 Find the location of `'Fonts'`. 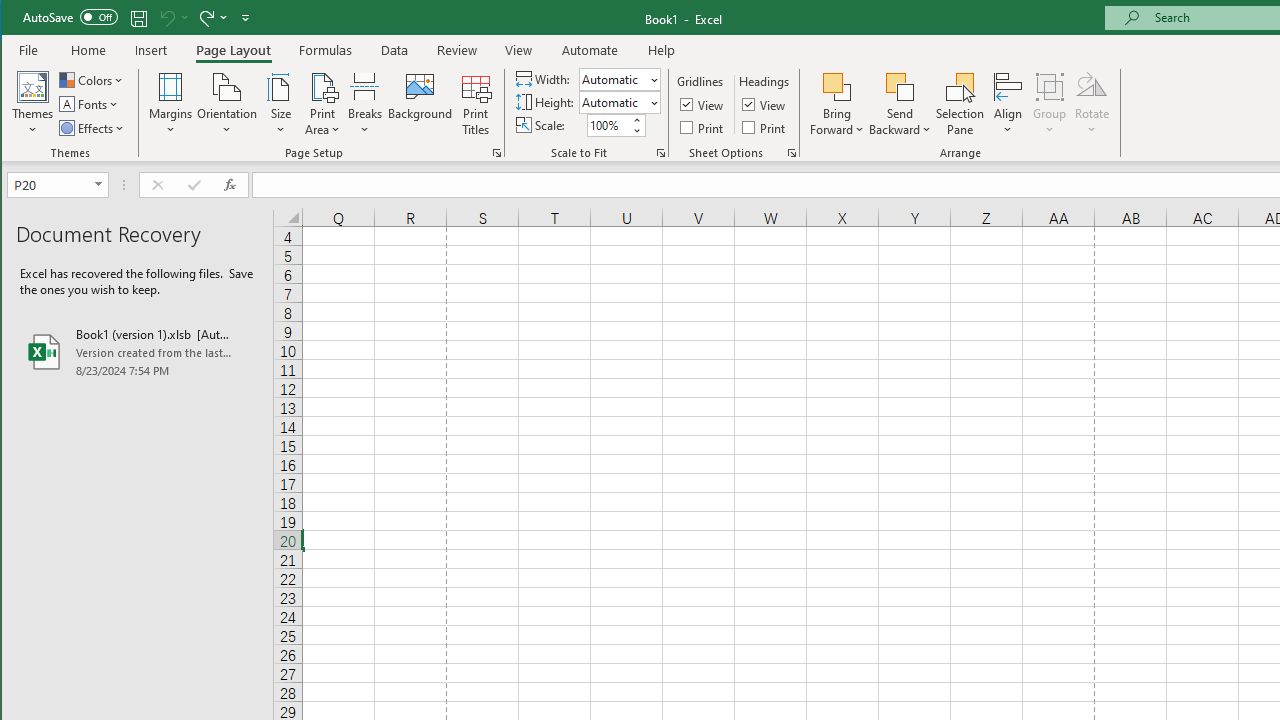

'Fonts' is located at coordinates (89, 104).